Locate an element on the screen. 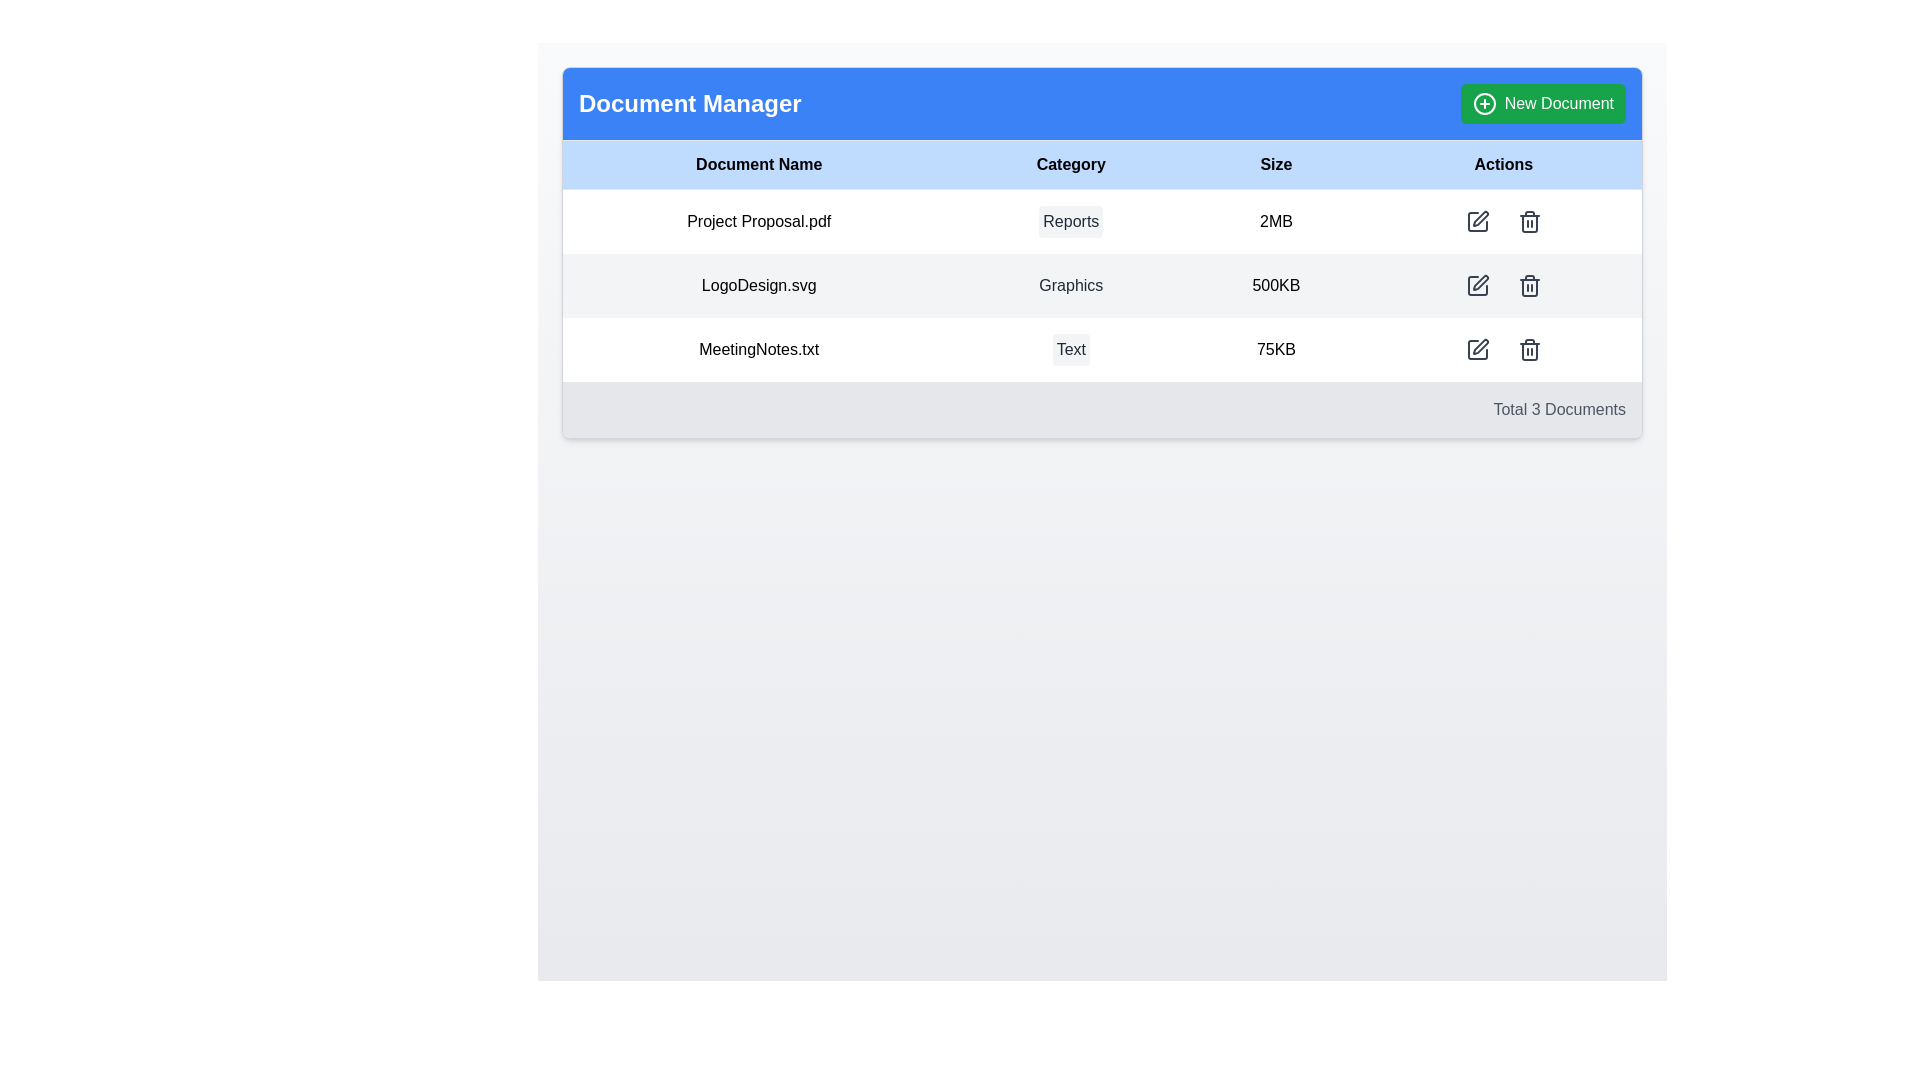 This screenshot has width=1920, height=1080. the circular element inside the 'New Document' button at the top-right corner of the interface, which represents the 'add new' action is located at coordinates (1484, 104).